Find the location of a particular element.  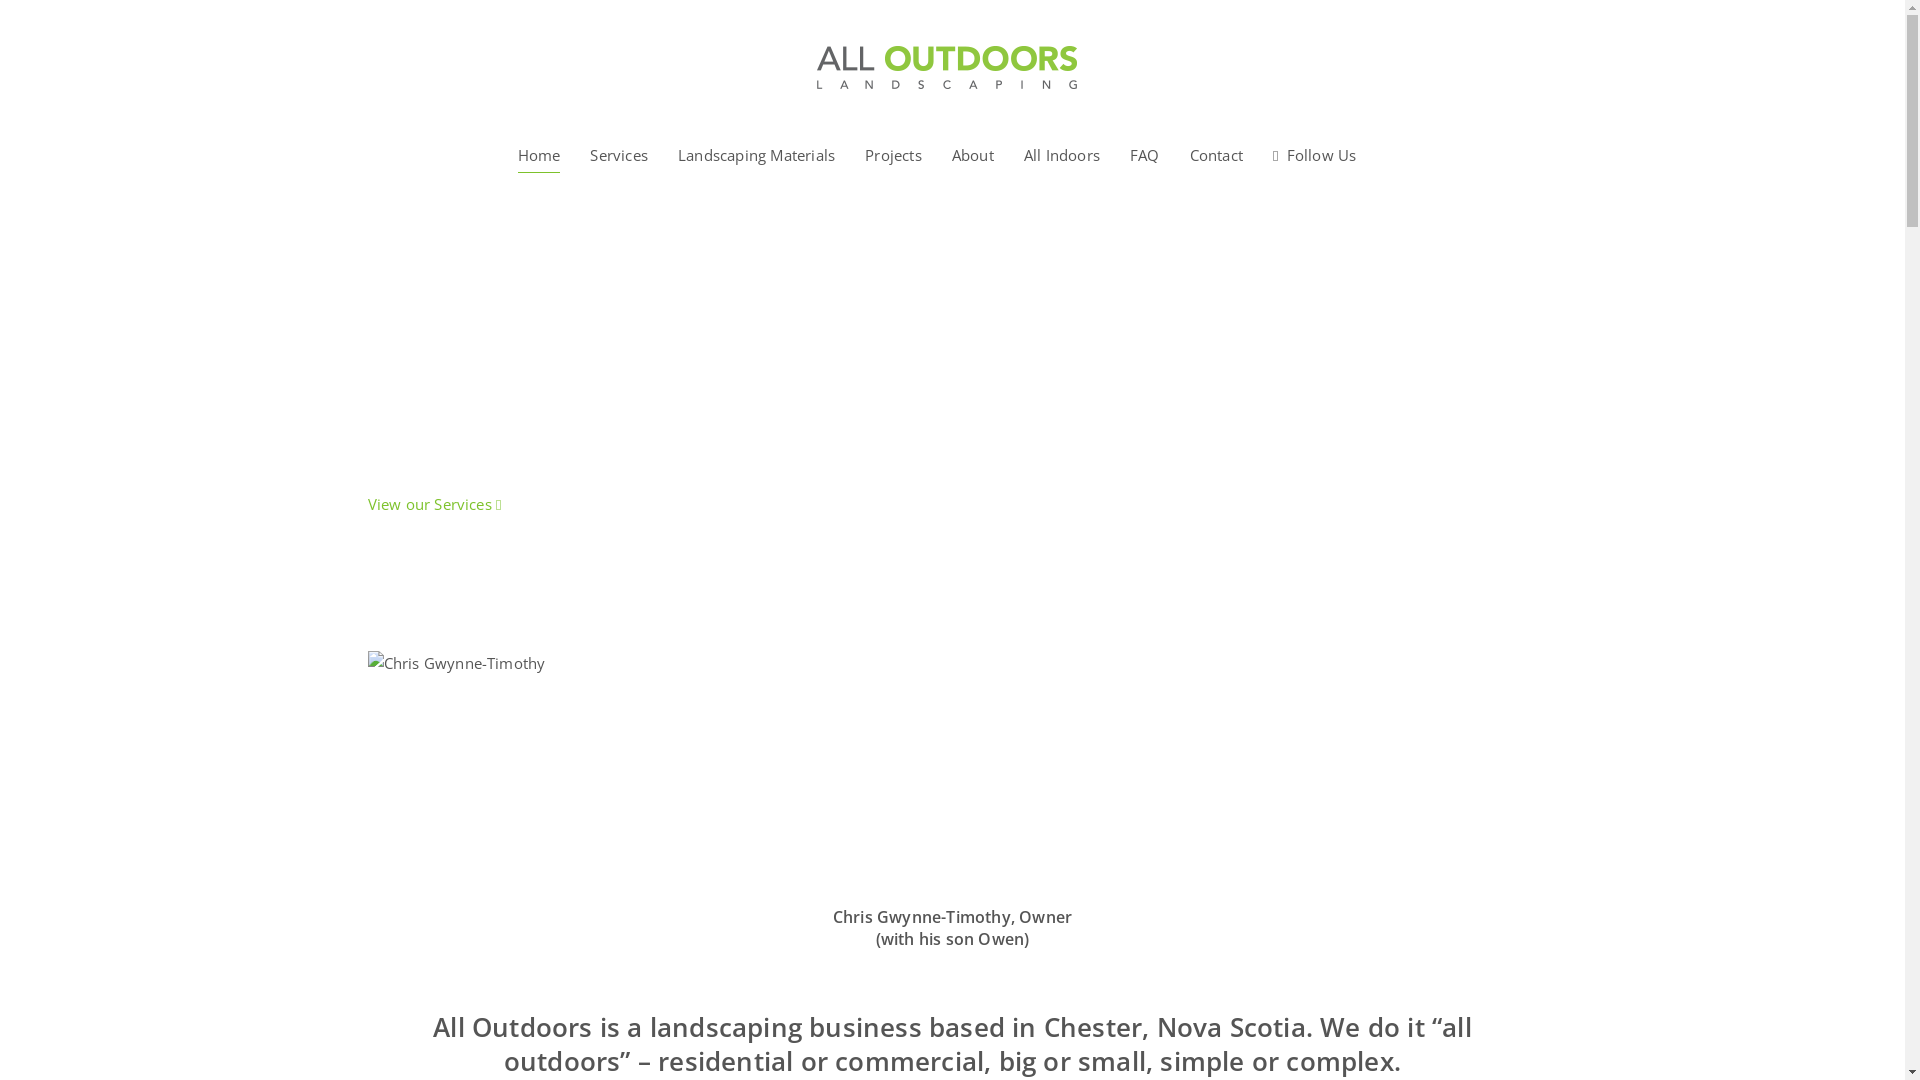

'About' is located at coordinates (973, 153).